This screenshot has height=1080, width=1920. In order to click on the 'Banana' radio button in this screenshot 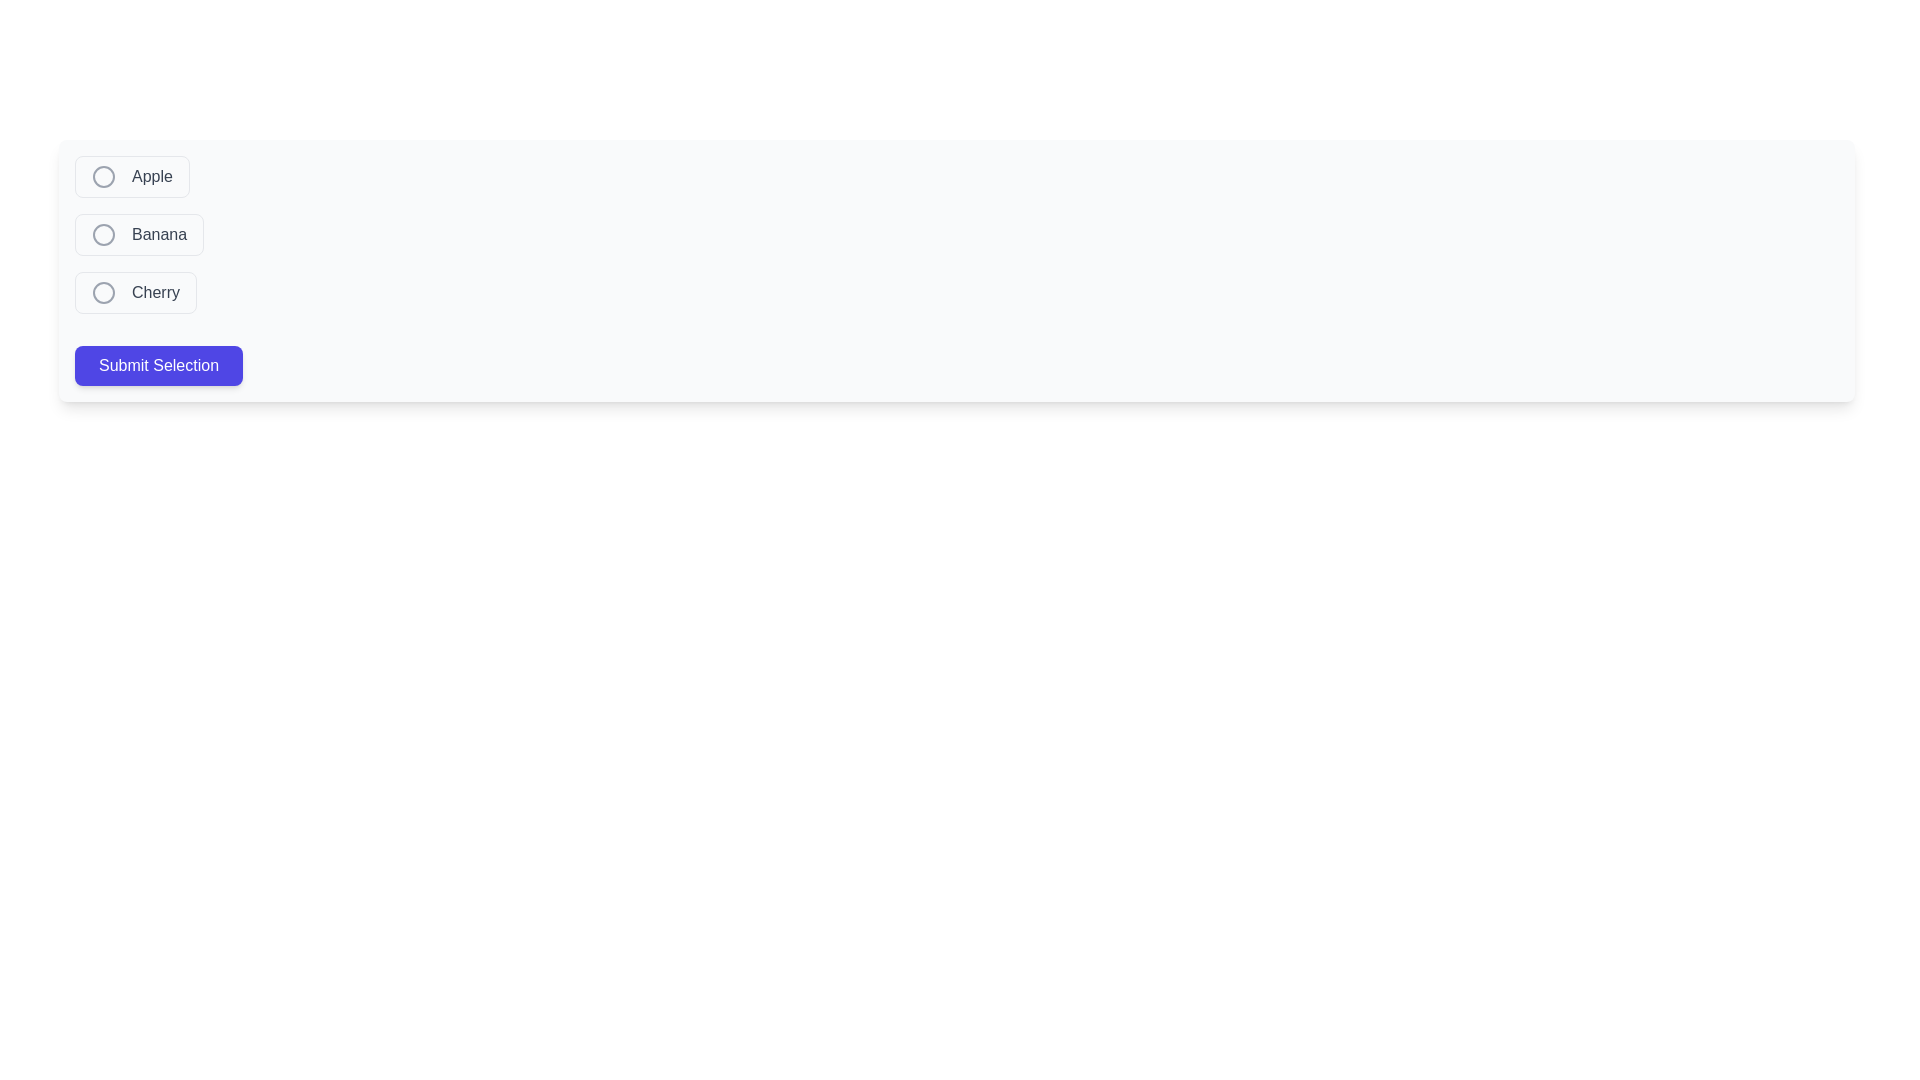, I will do `click(138, 234)`.